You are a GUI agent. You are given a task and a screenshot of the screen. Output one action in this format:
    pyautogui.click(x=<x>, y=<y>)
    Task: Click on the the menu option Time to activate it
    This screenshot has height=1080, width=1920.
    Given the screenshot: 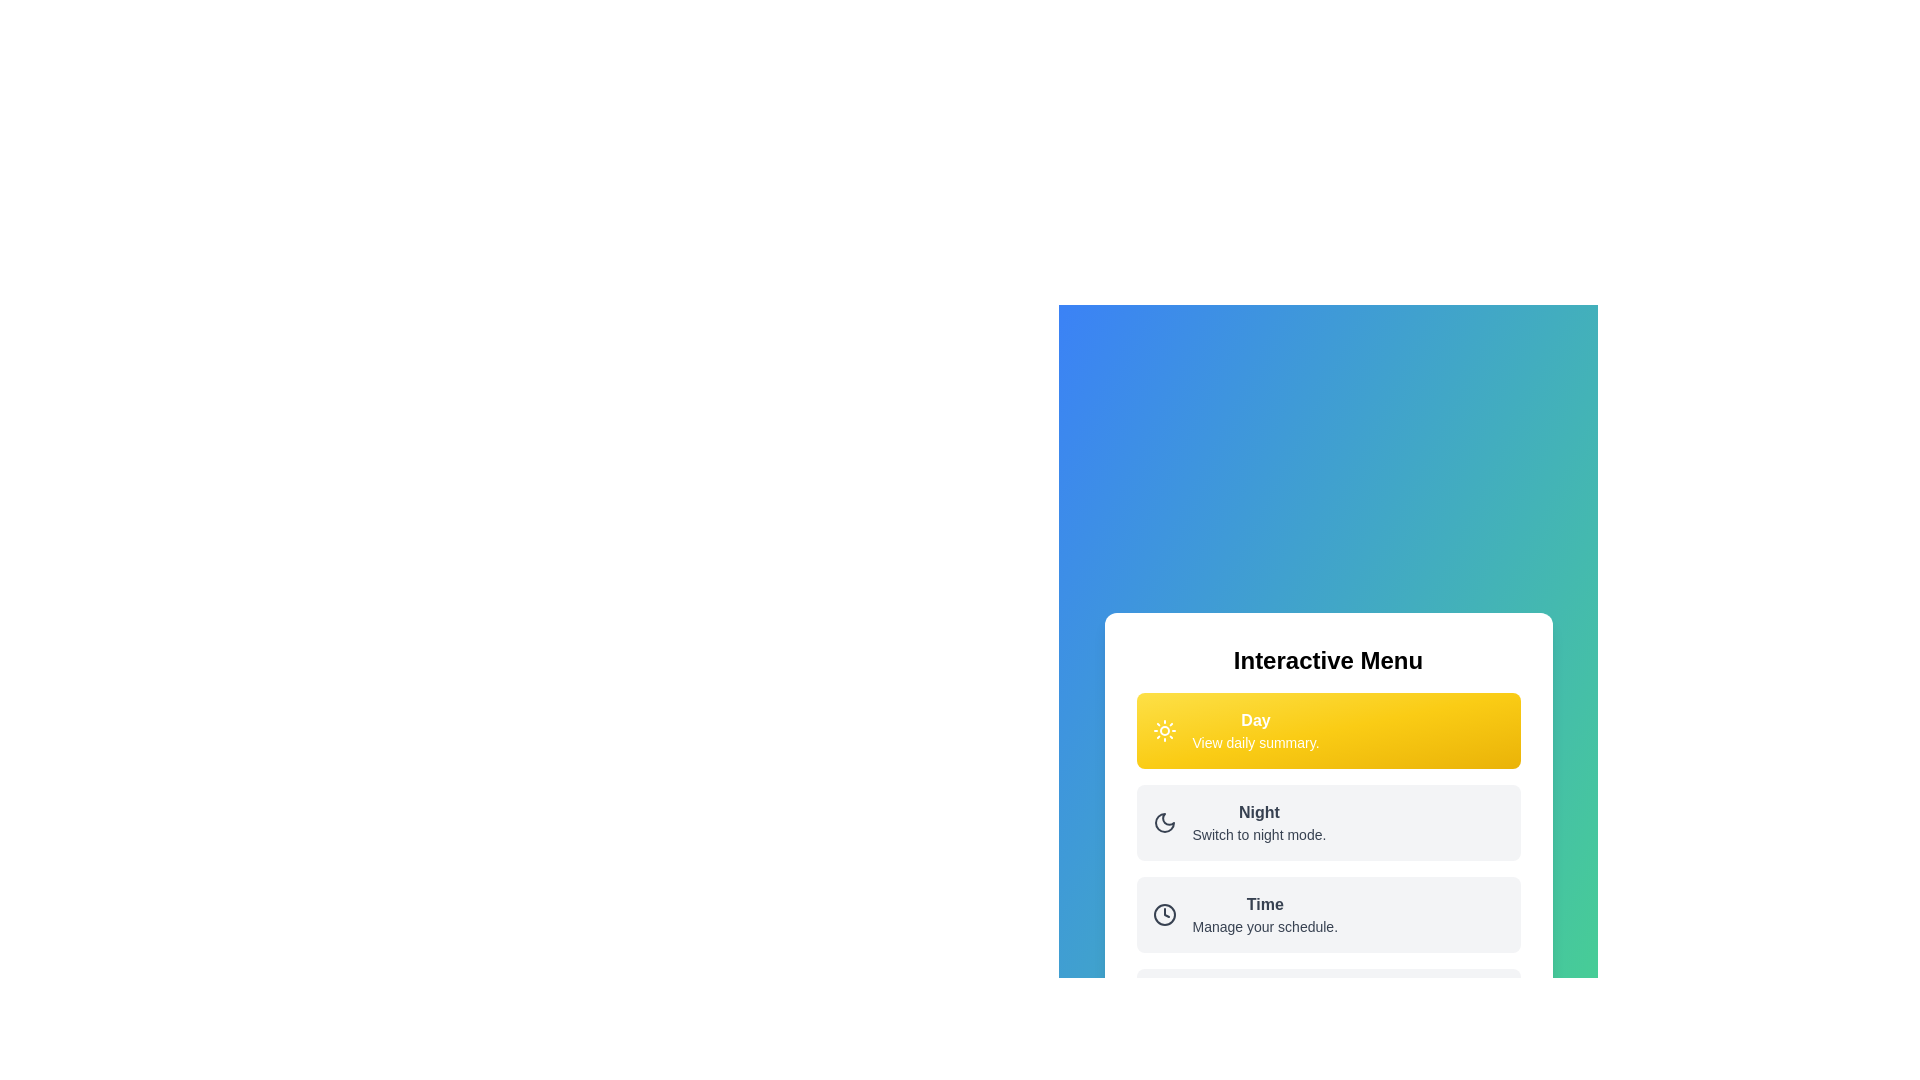 What is the action you would take?
    pyautogui.click(x=1328, y=914)
    